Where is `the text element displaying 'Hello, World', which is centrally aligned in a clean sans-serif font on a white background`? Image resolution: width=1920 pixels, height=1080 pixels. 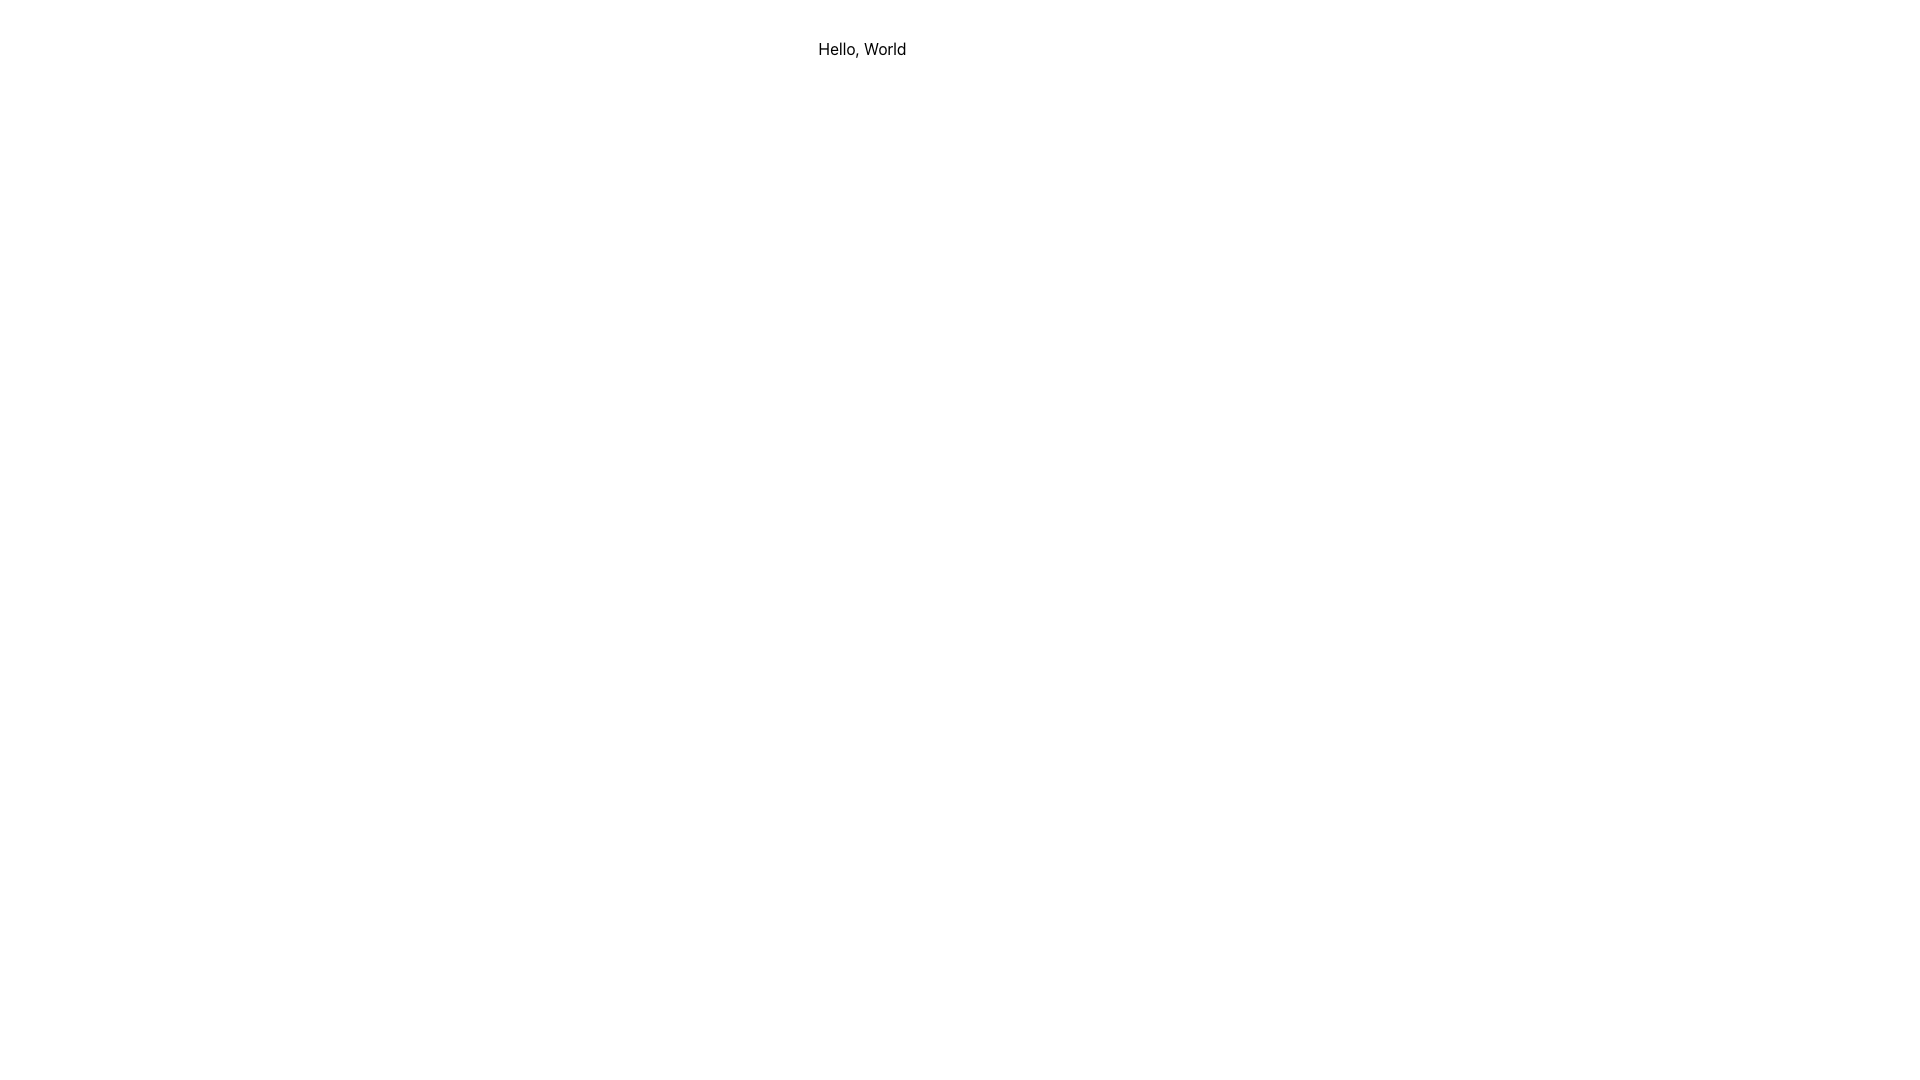
the text element displaying 'Hello, World', which is centrally aligned in a clean sans-serif font on a white background is located at coordinates (862, 48).